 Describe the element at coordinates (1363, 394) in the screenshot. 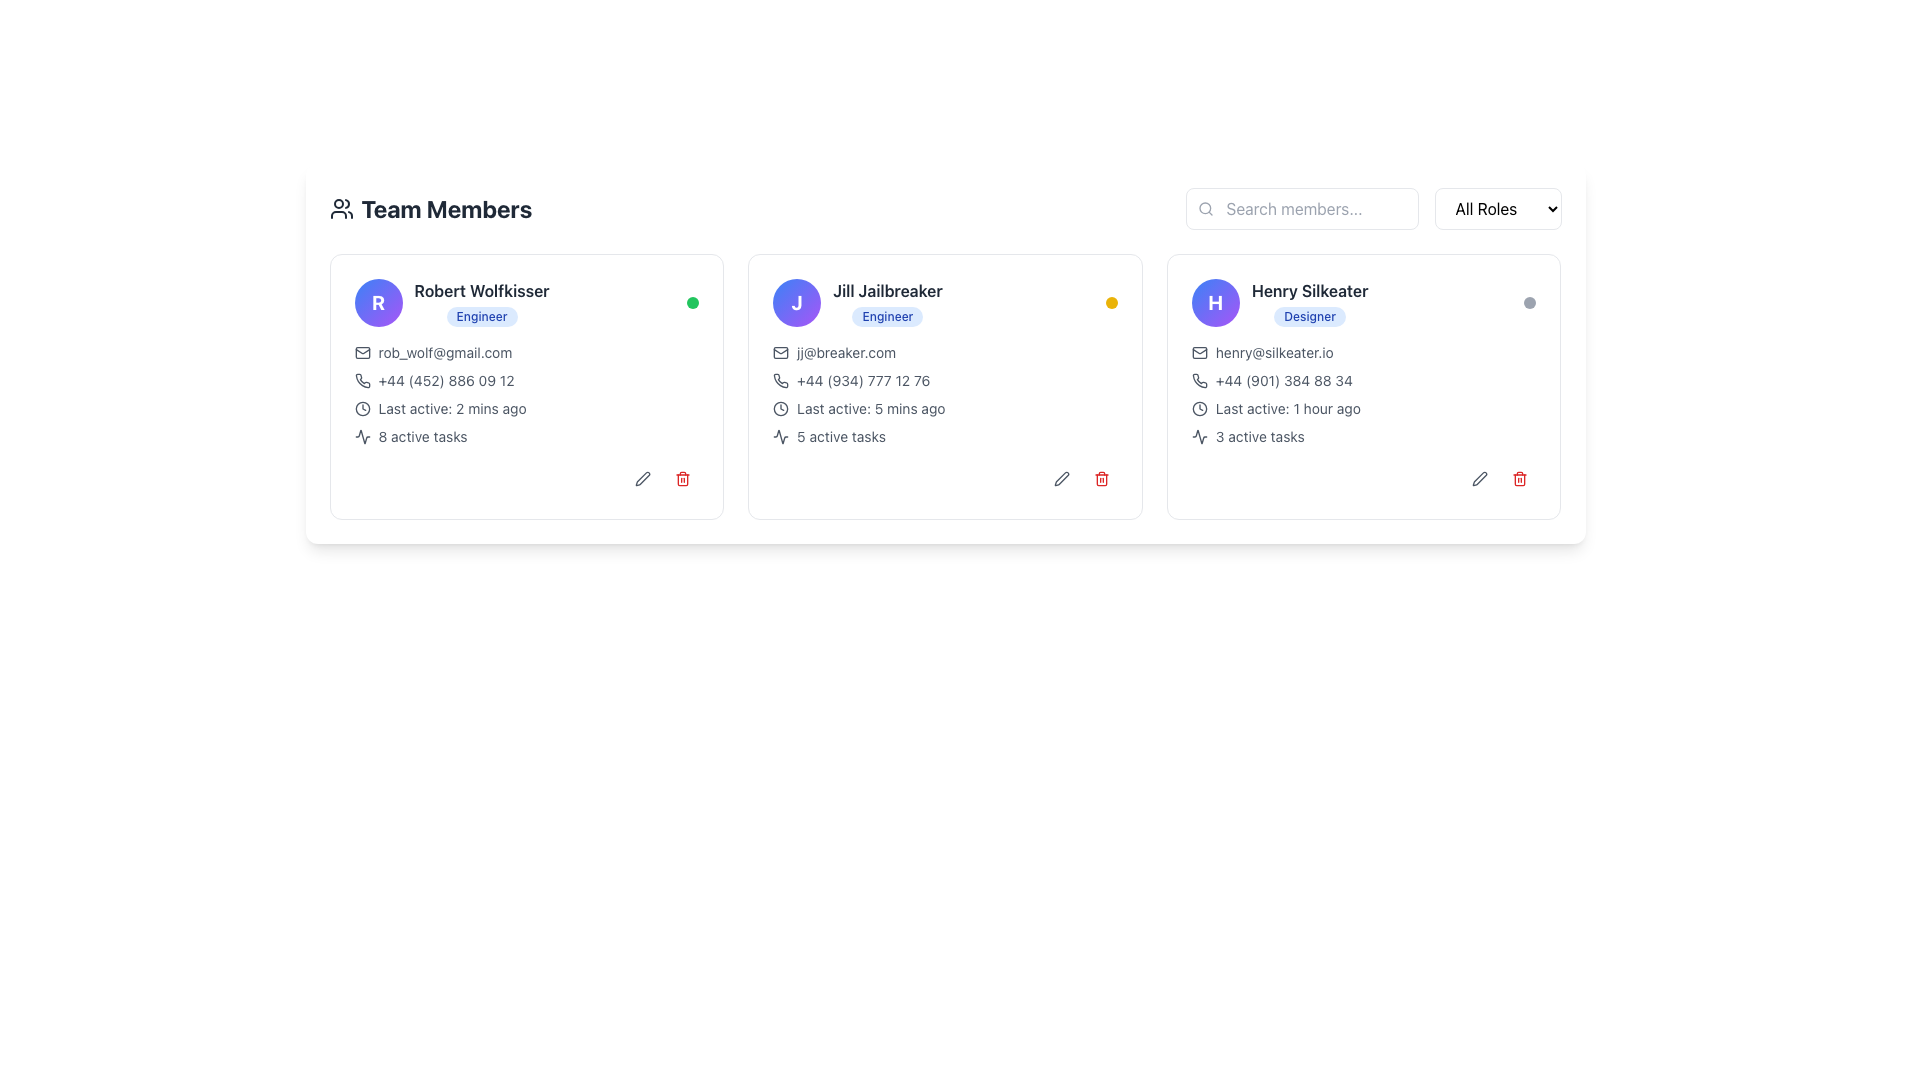

I see `the email address within the textual information block under the user 'Henry Silkeater' to send an email` at that location.